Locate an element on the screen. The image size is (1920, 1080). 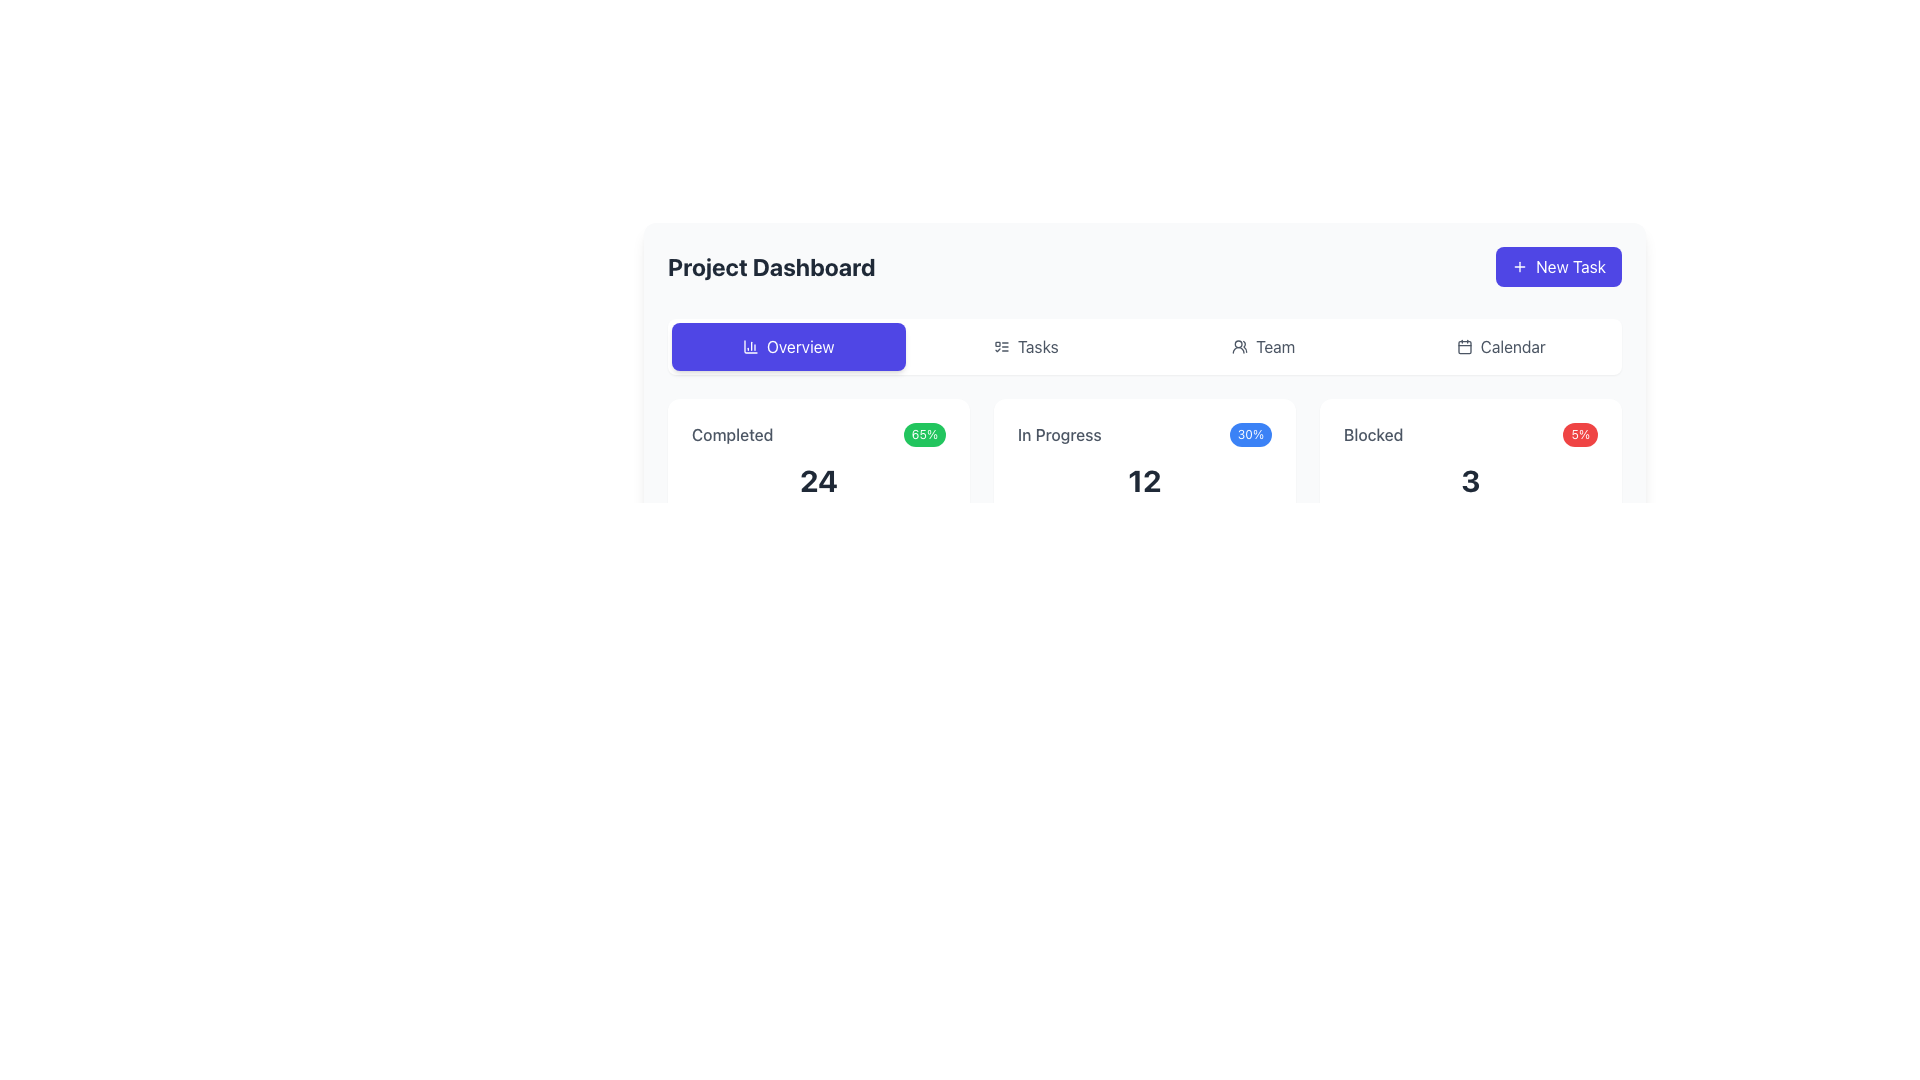
the 'Users' or 'Team' SVG icon located in the horizontal navigation bar, positioned beside the label 'Team' is located at coordinates (1239, 346).